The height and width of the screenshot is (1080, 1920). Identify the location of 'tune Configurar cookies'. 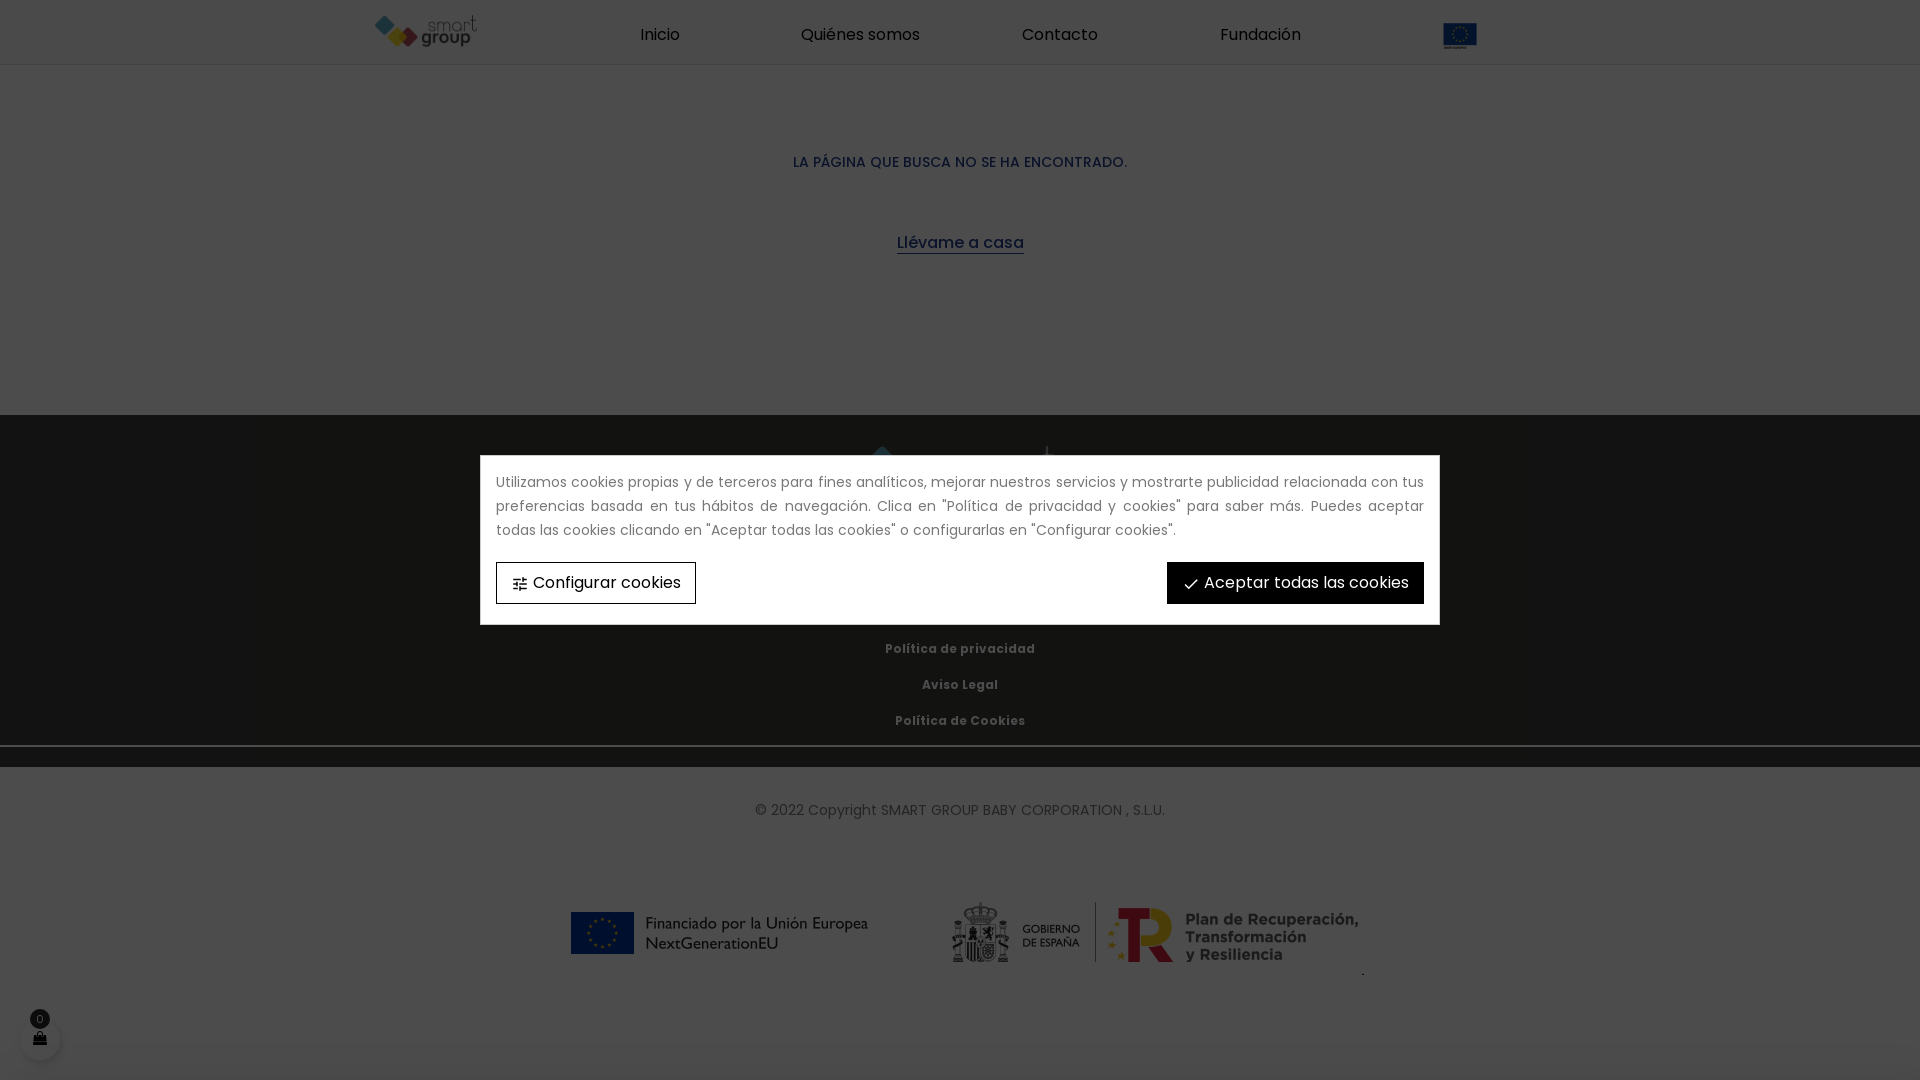
(594, 582).